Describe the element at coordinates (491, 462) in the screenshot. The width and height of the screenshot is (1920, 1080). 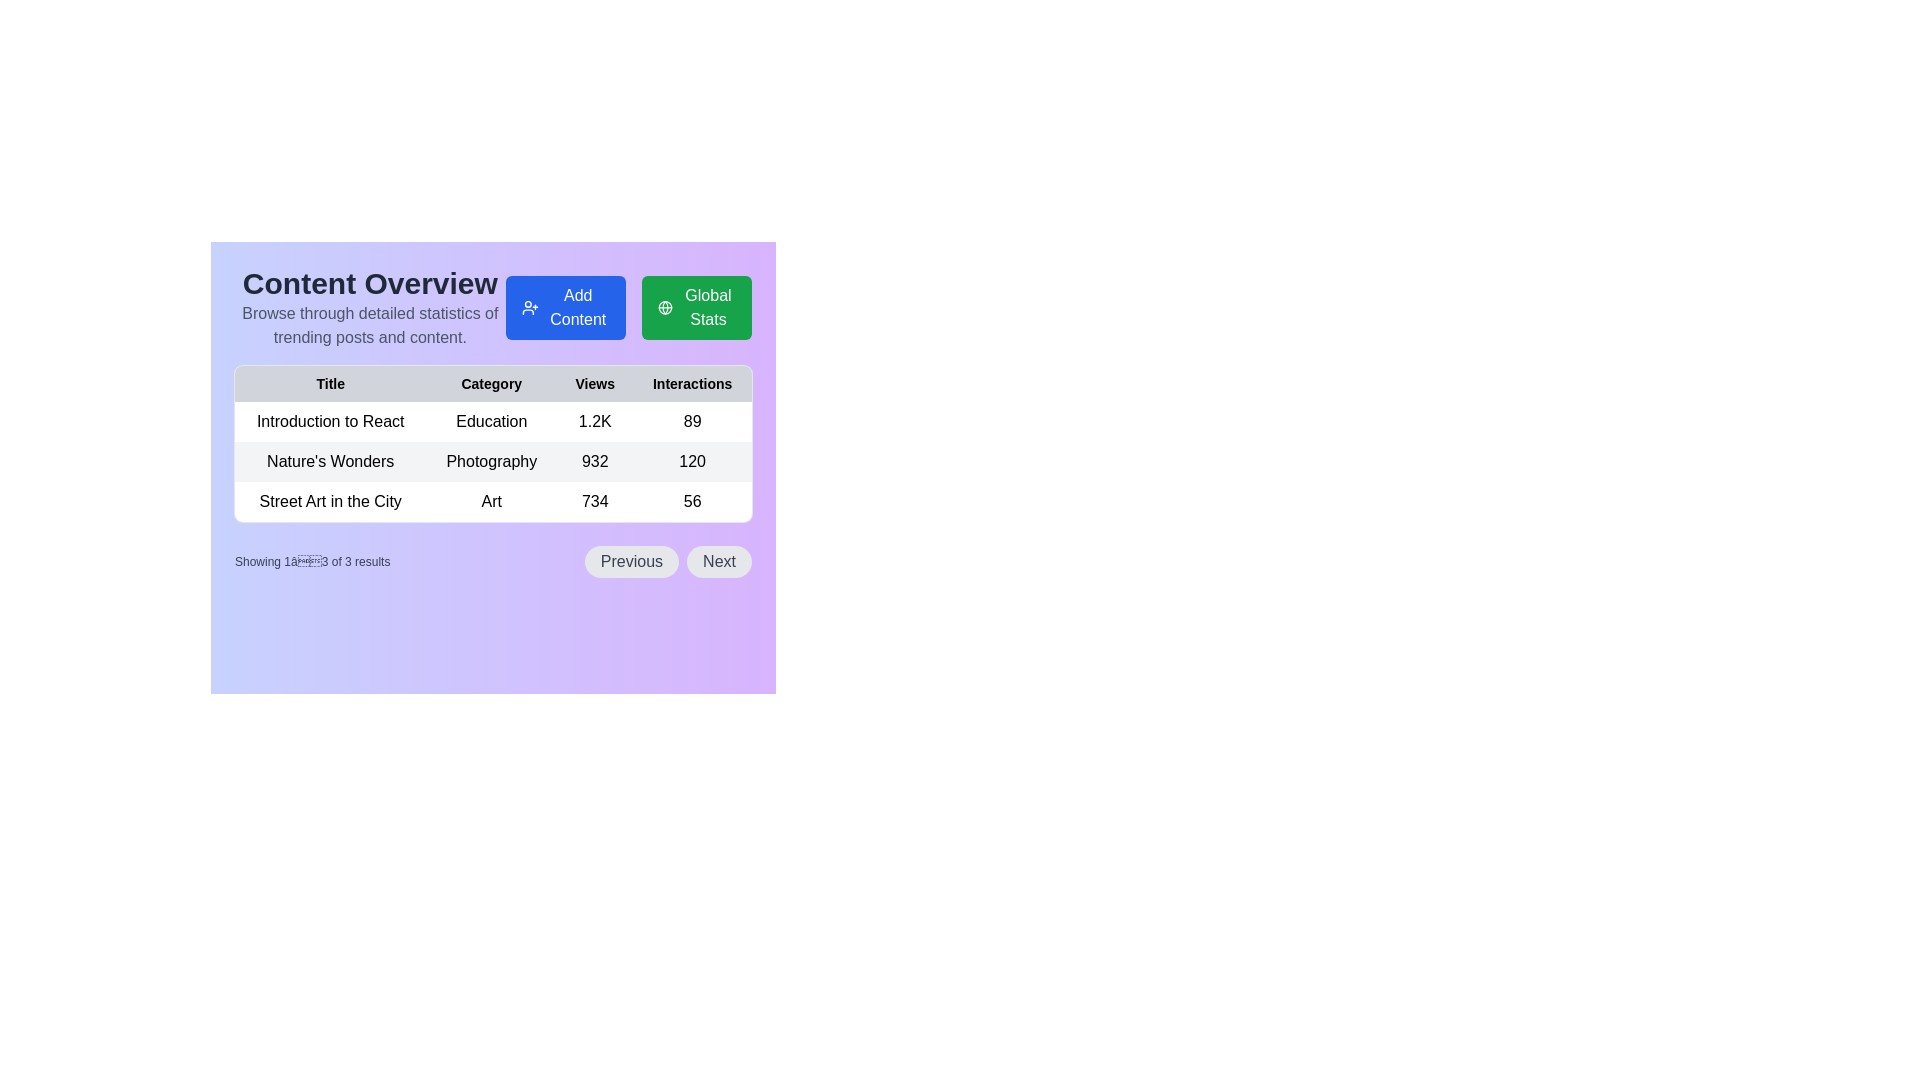
I see `the Text Label that serves as a category descriptor for the entry 'Nature's Wonders', located in the second row of the data table under the 'Category' column` at that location.